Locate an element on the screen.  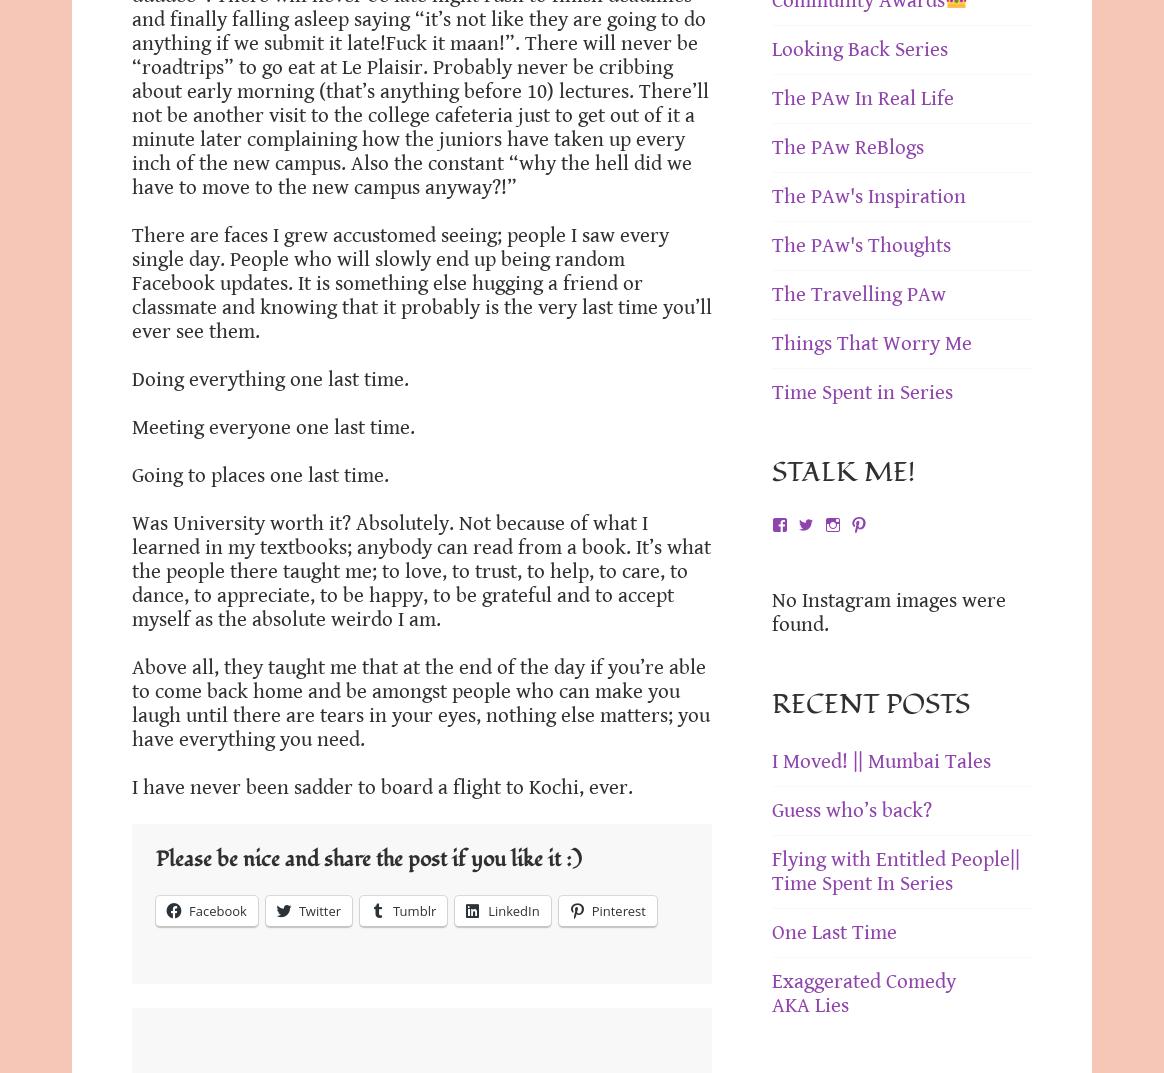
'I Moved! || Mumbai Tales' is located at coordinates (881, 759).